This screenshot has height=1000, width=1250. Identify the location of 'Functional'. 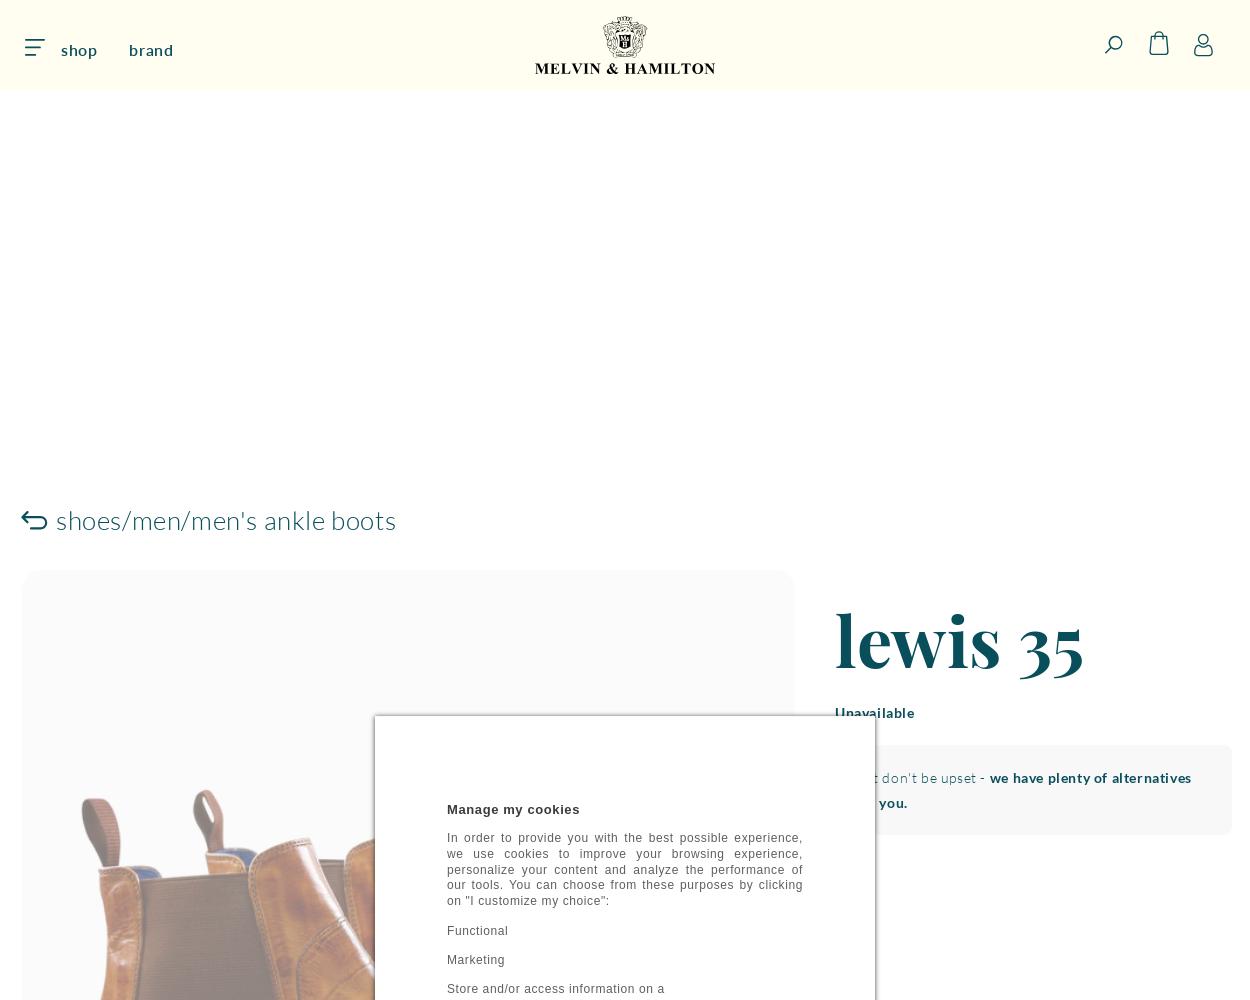
(476, 931).